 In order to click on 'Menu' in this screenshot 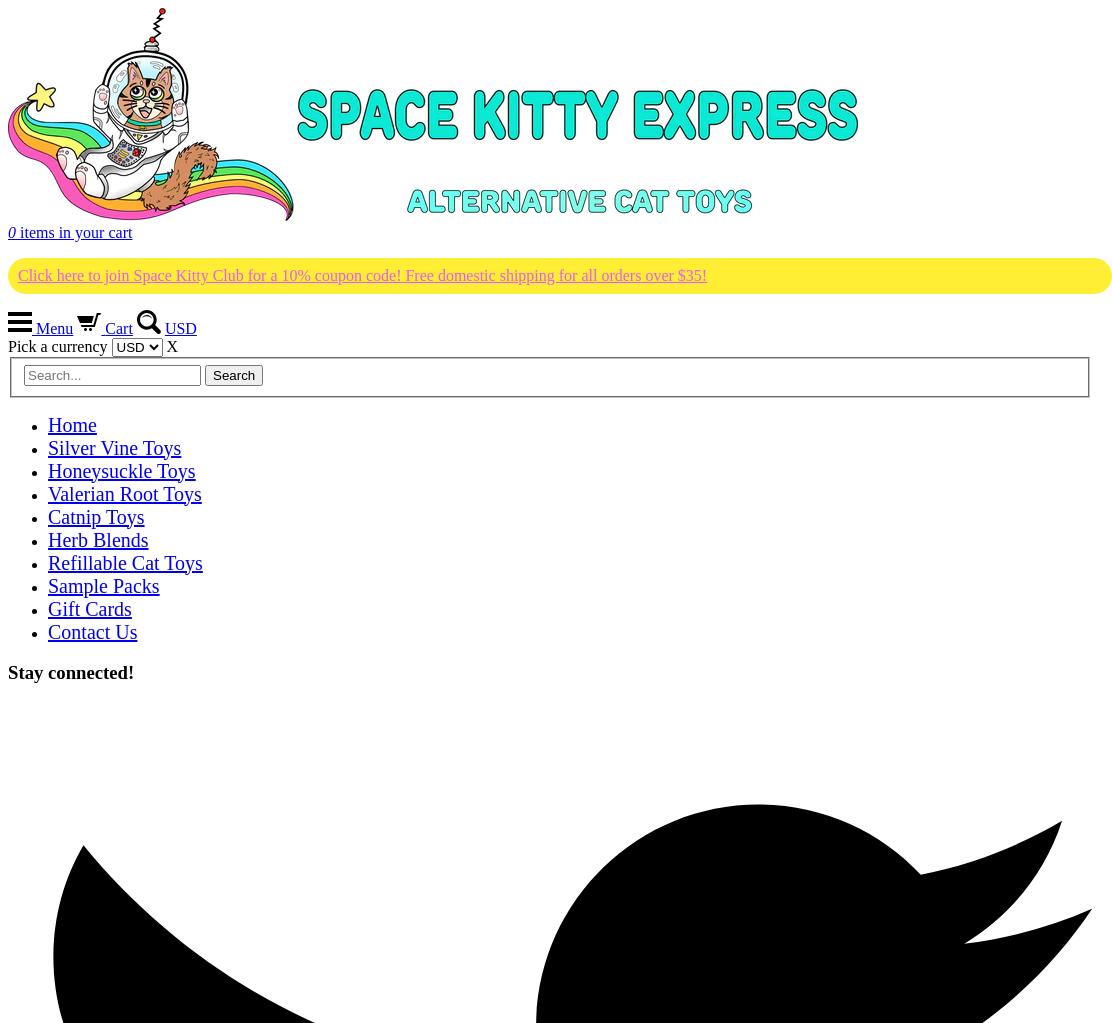, I will do `click(52, 328)`.